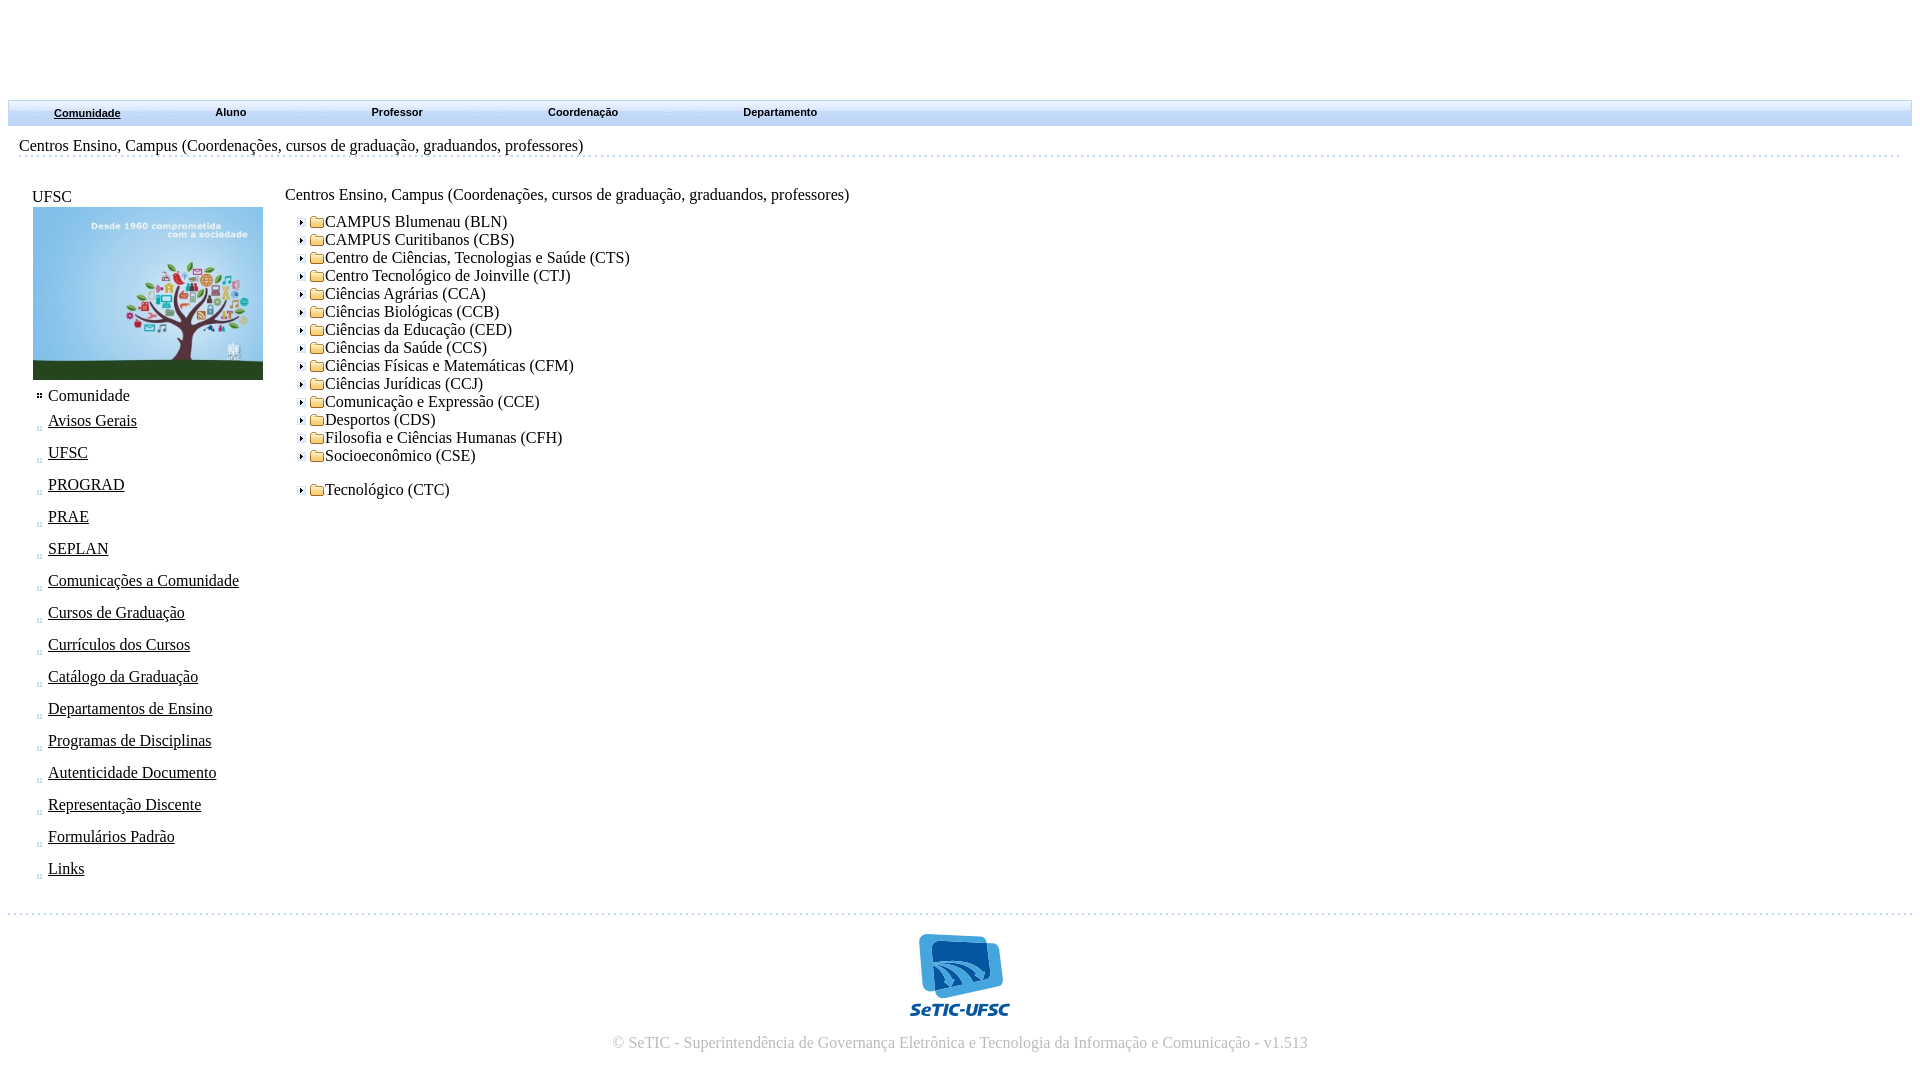 The image size is (1920, 1080). I want to click on 'Professor', so click(398, 112).